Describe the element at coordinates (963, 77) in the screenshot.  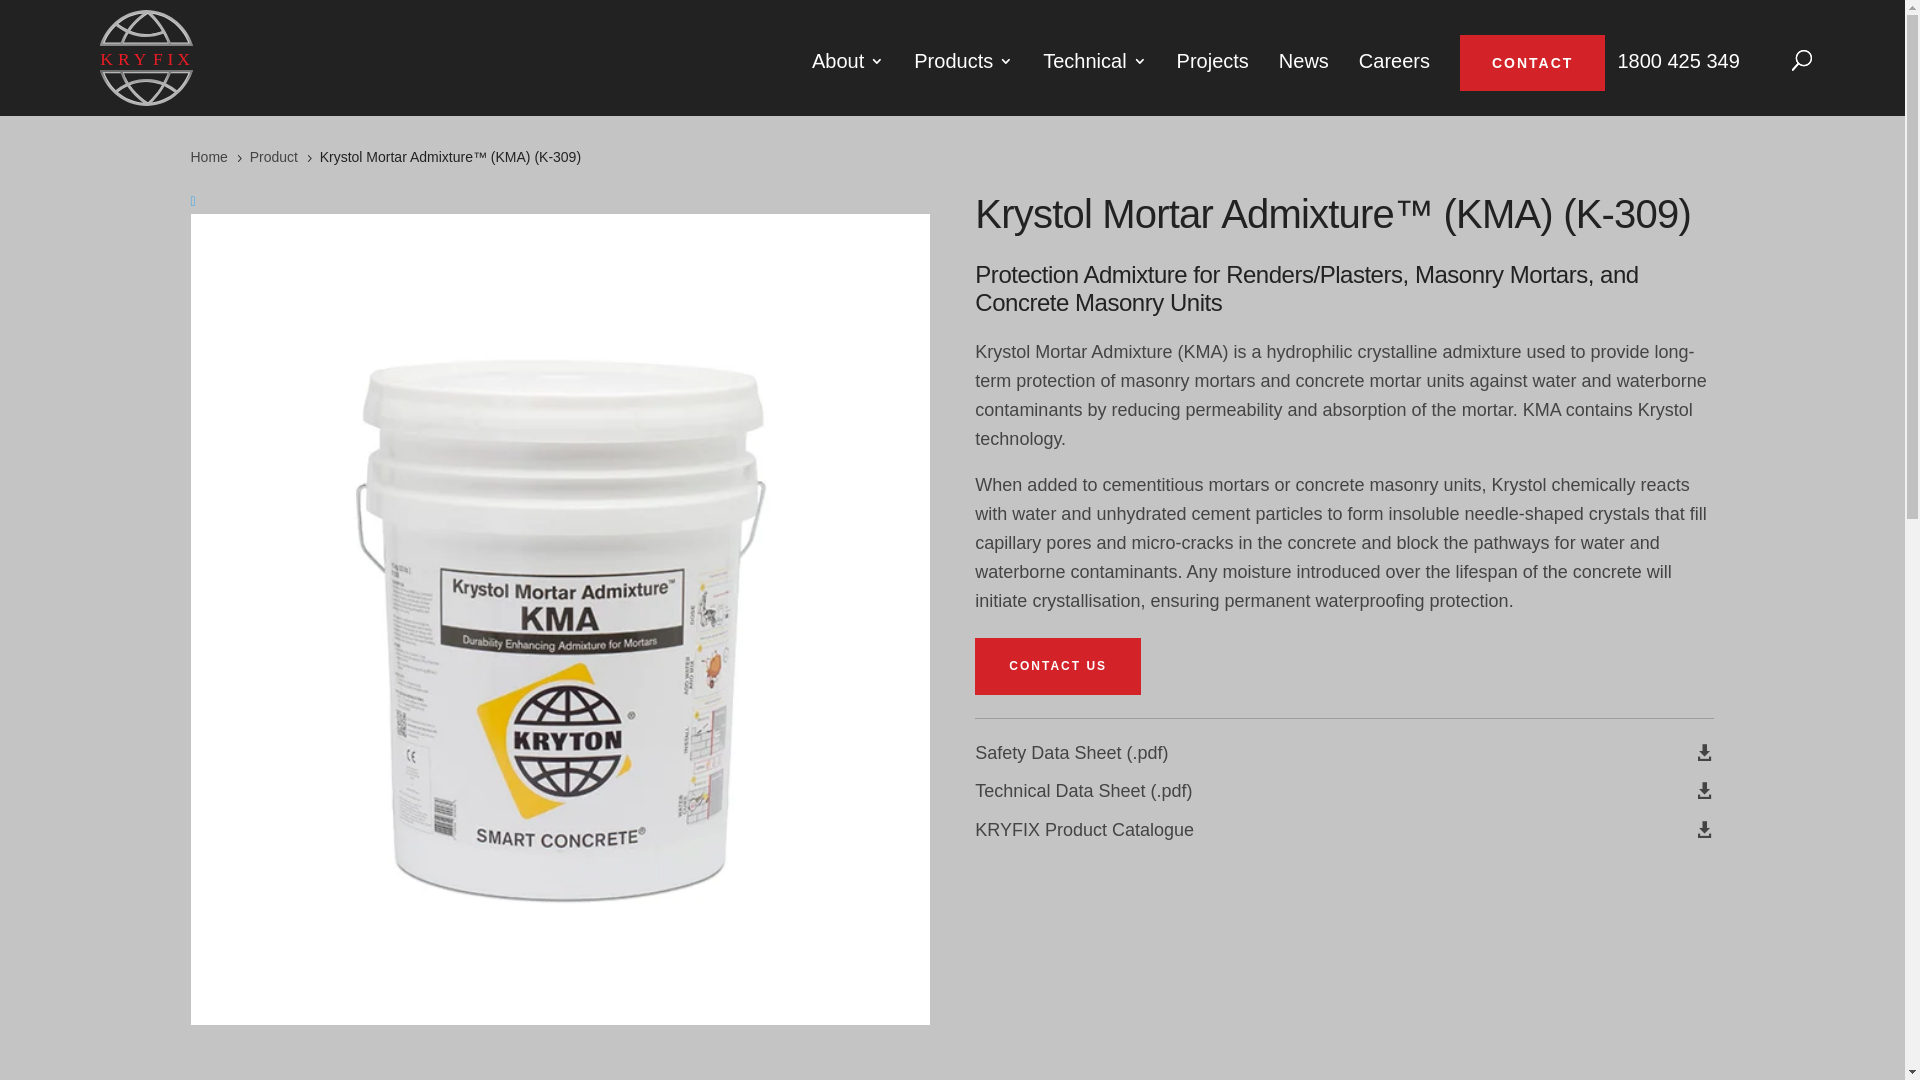
I see `'Products'` at that location.